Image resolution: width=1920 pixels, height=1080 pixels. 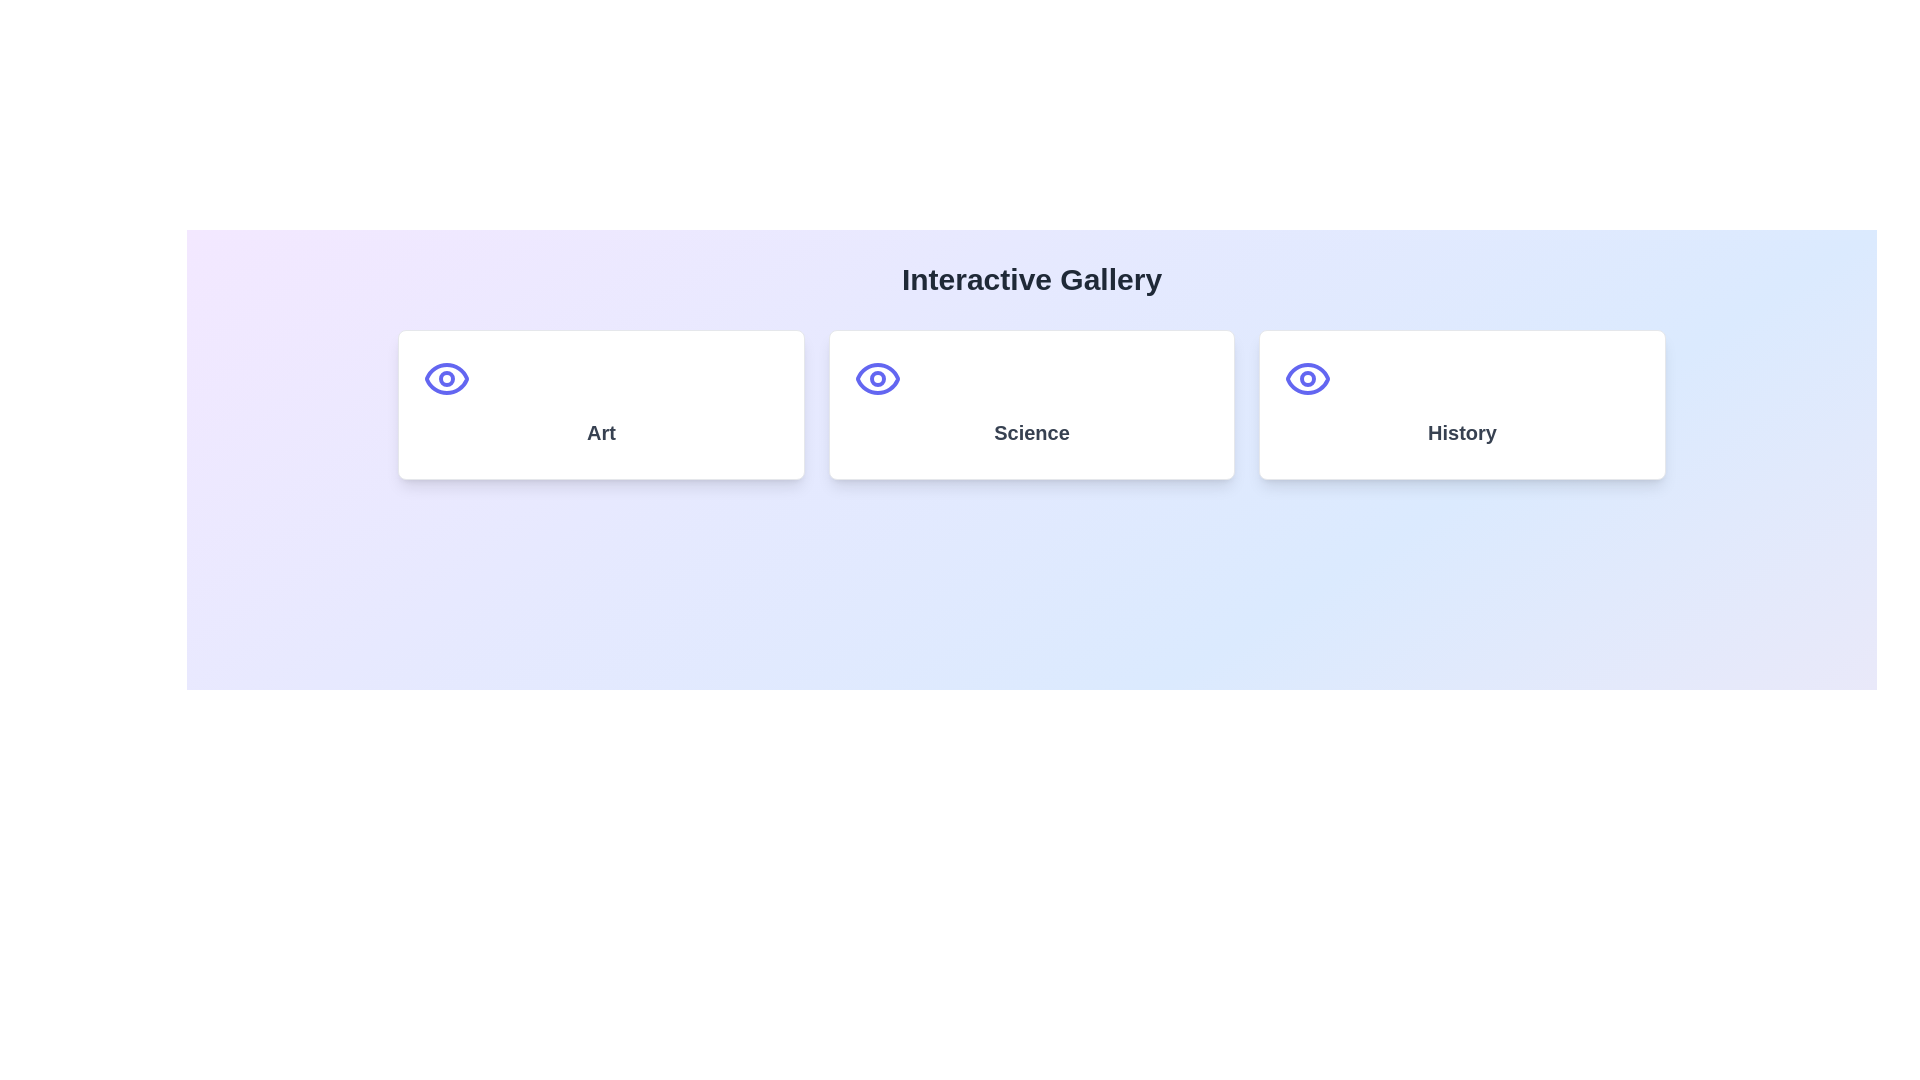 I want to click on the eye icon that is styled with bold strokes and blue color, located at the top center of the third card labeled 'History', so click(x=1308, y=378).